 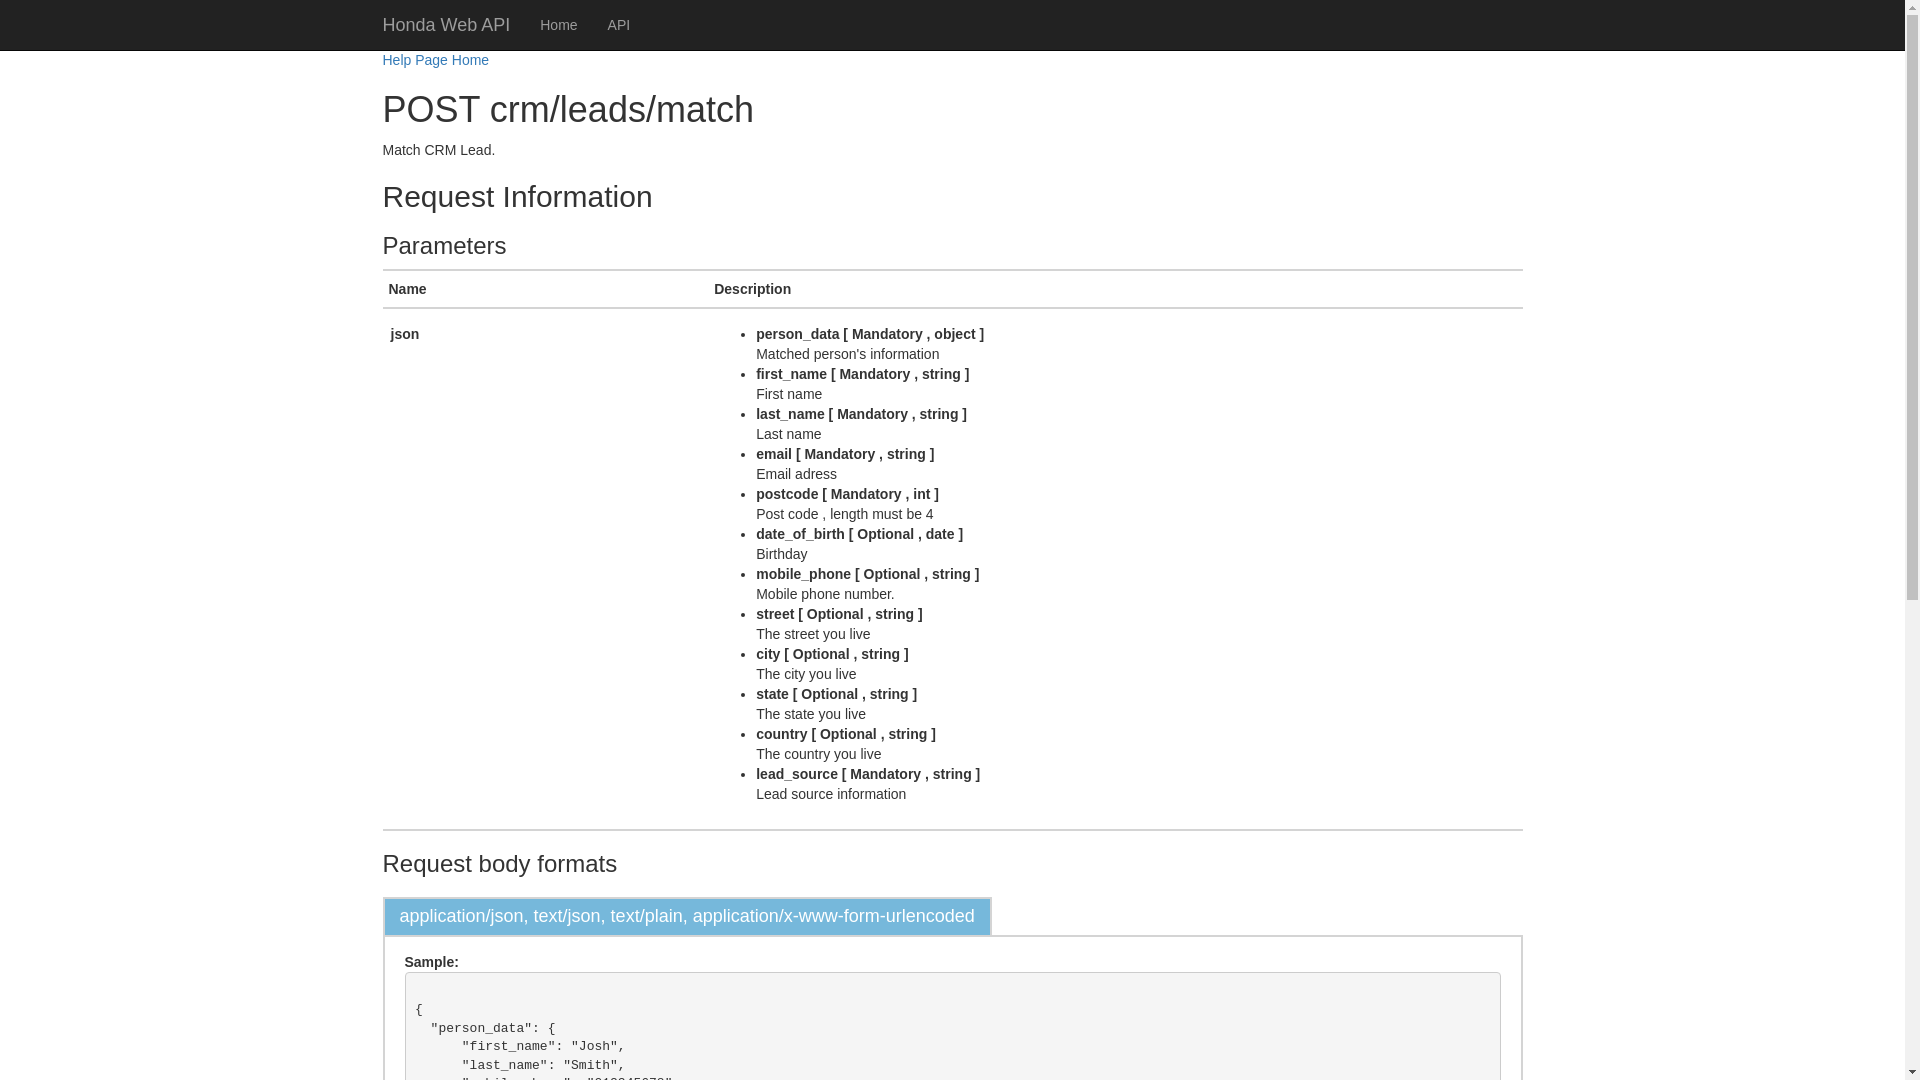 I want to click on 'Home', so click(x=558, y=24).